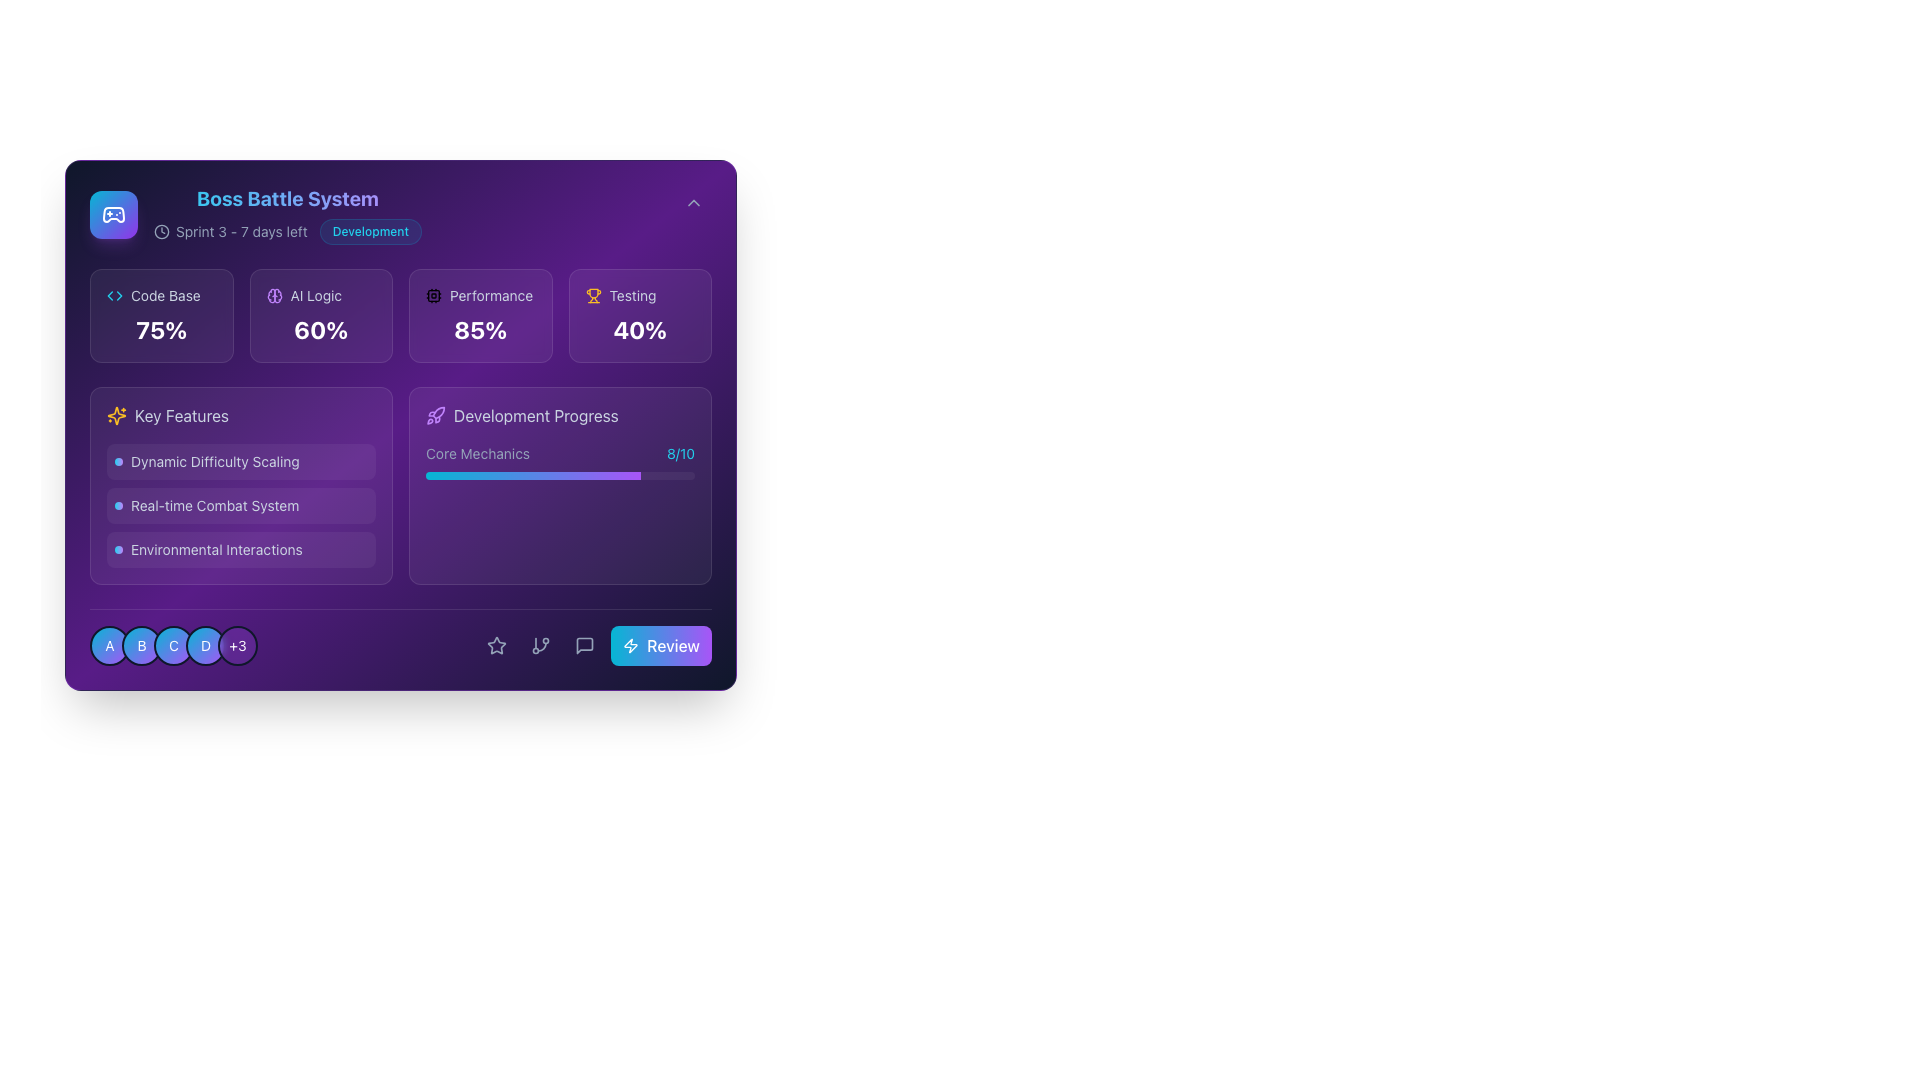  I want to click on the small square speech bubble icon located in the bottom section of the interface, so click(584, 645).